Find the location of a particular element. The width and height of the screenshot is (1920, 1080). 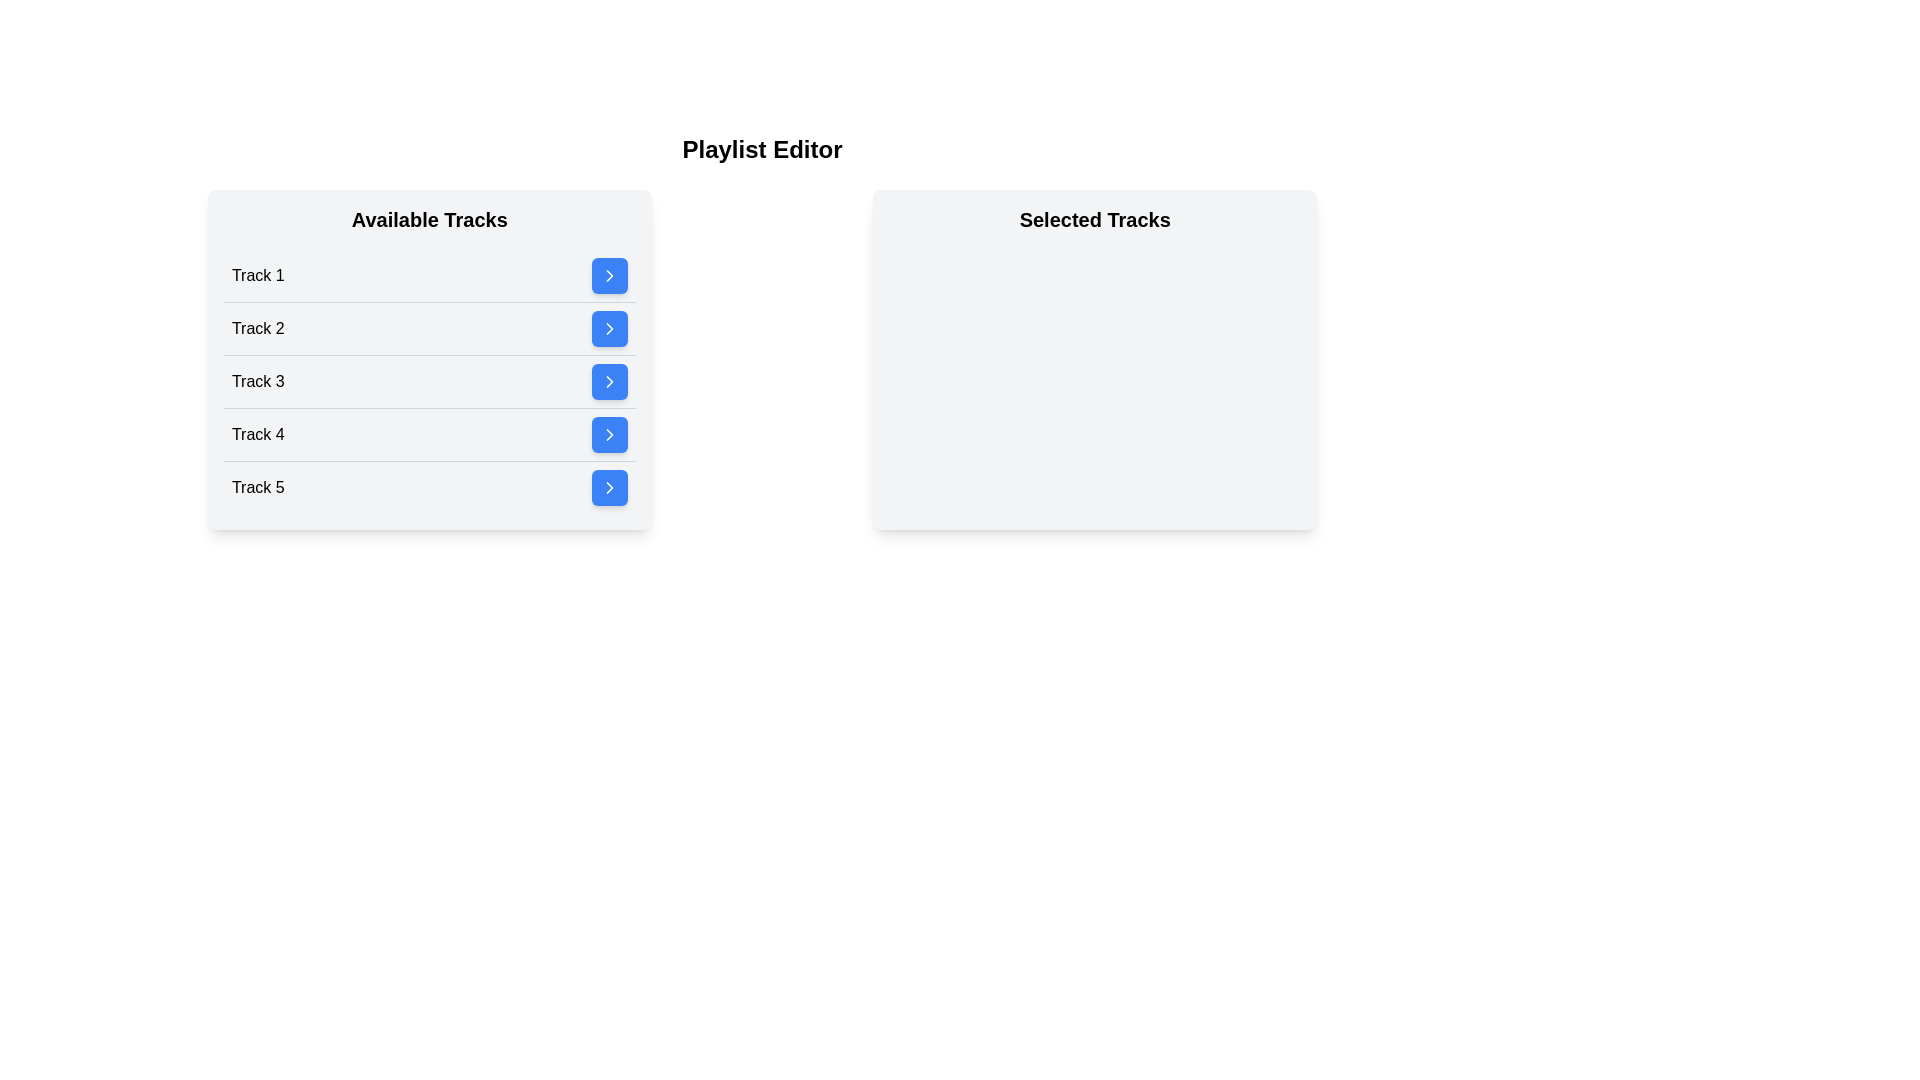

blue button next to Track 1 in the 'Available Tracks' list to move it to 'Selected Tracks' is located at coordinates (608, 276).